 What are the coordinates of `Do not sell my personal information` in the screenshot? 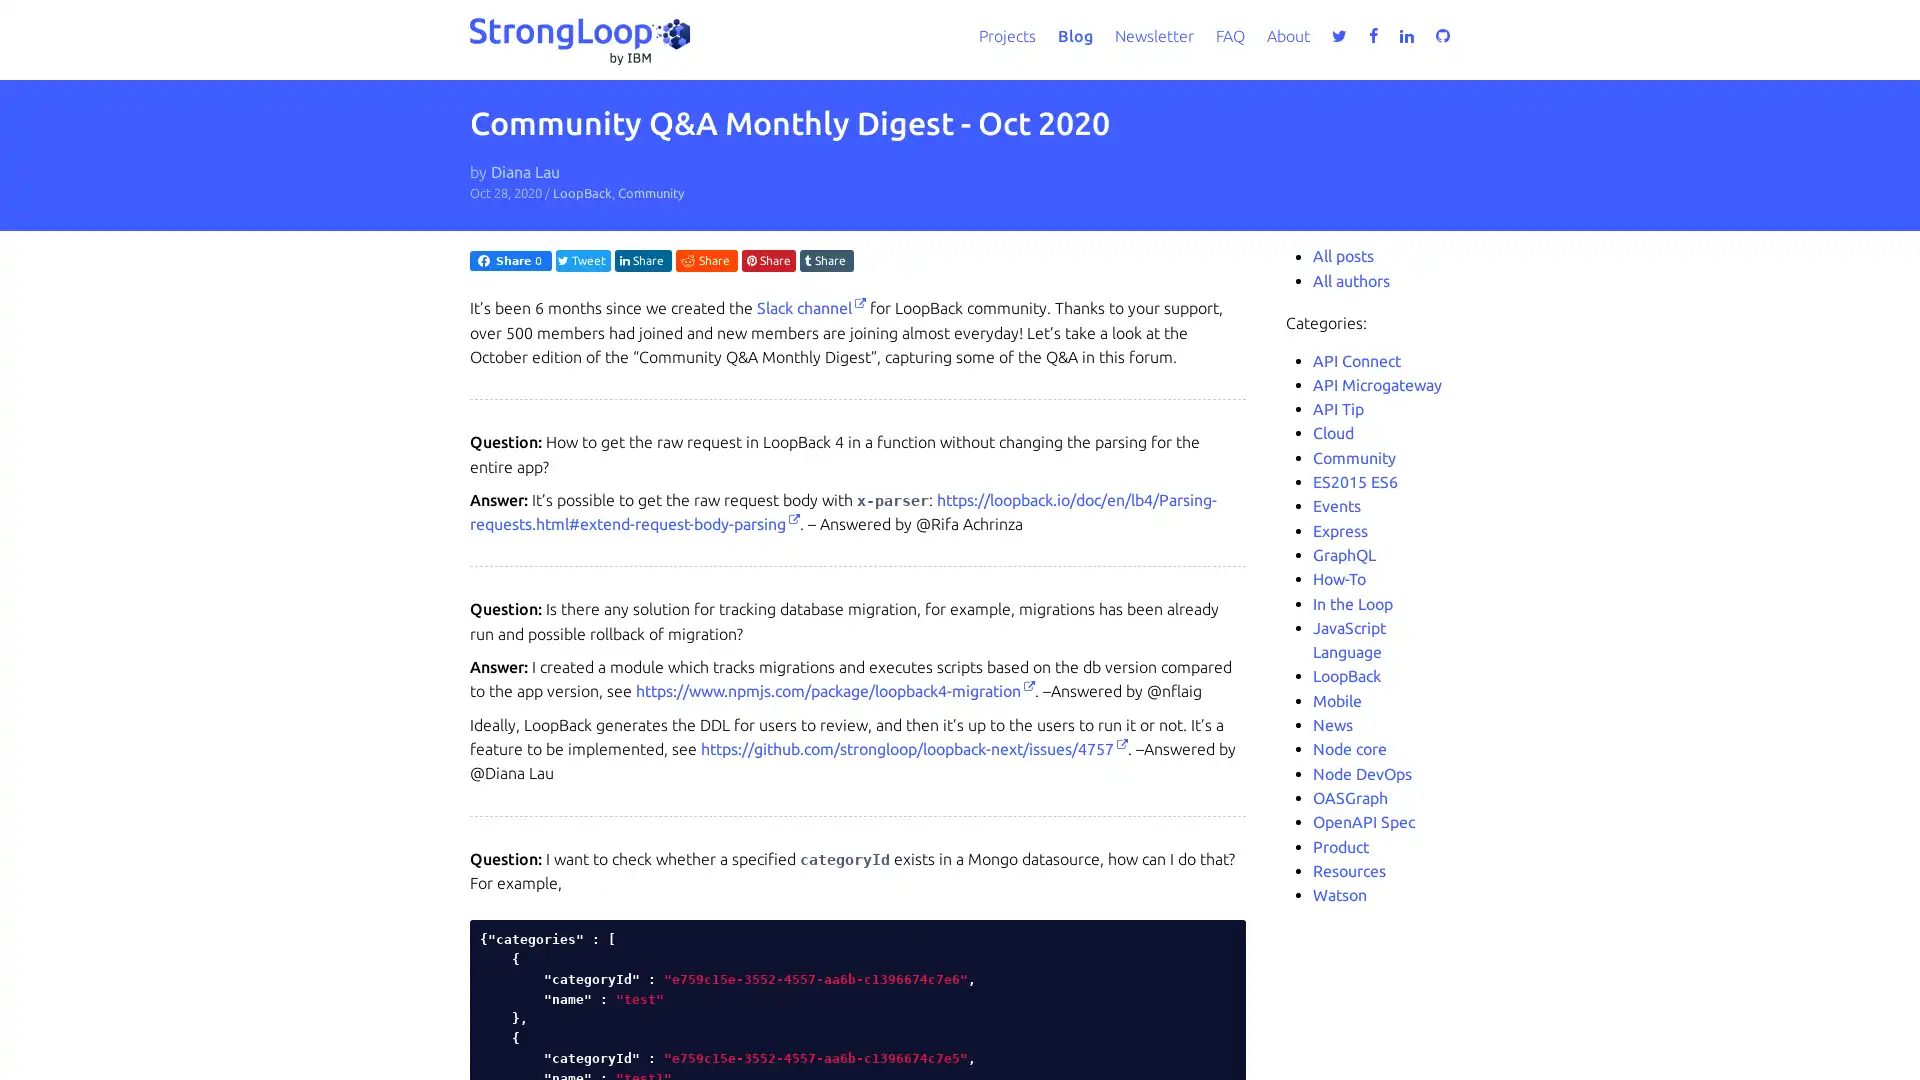 It's located at (1758, 1014).